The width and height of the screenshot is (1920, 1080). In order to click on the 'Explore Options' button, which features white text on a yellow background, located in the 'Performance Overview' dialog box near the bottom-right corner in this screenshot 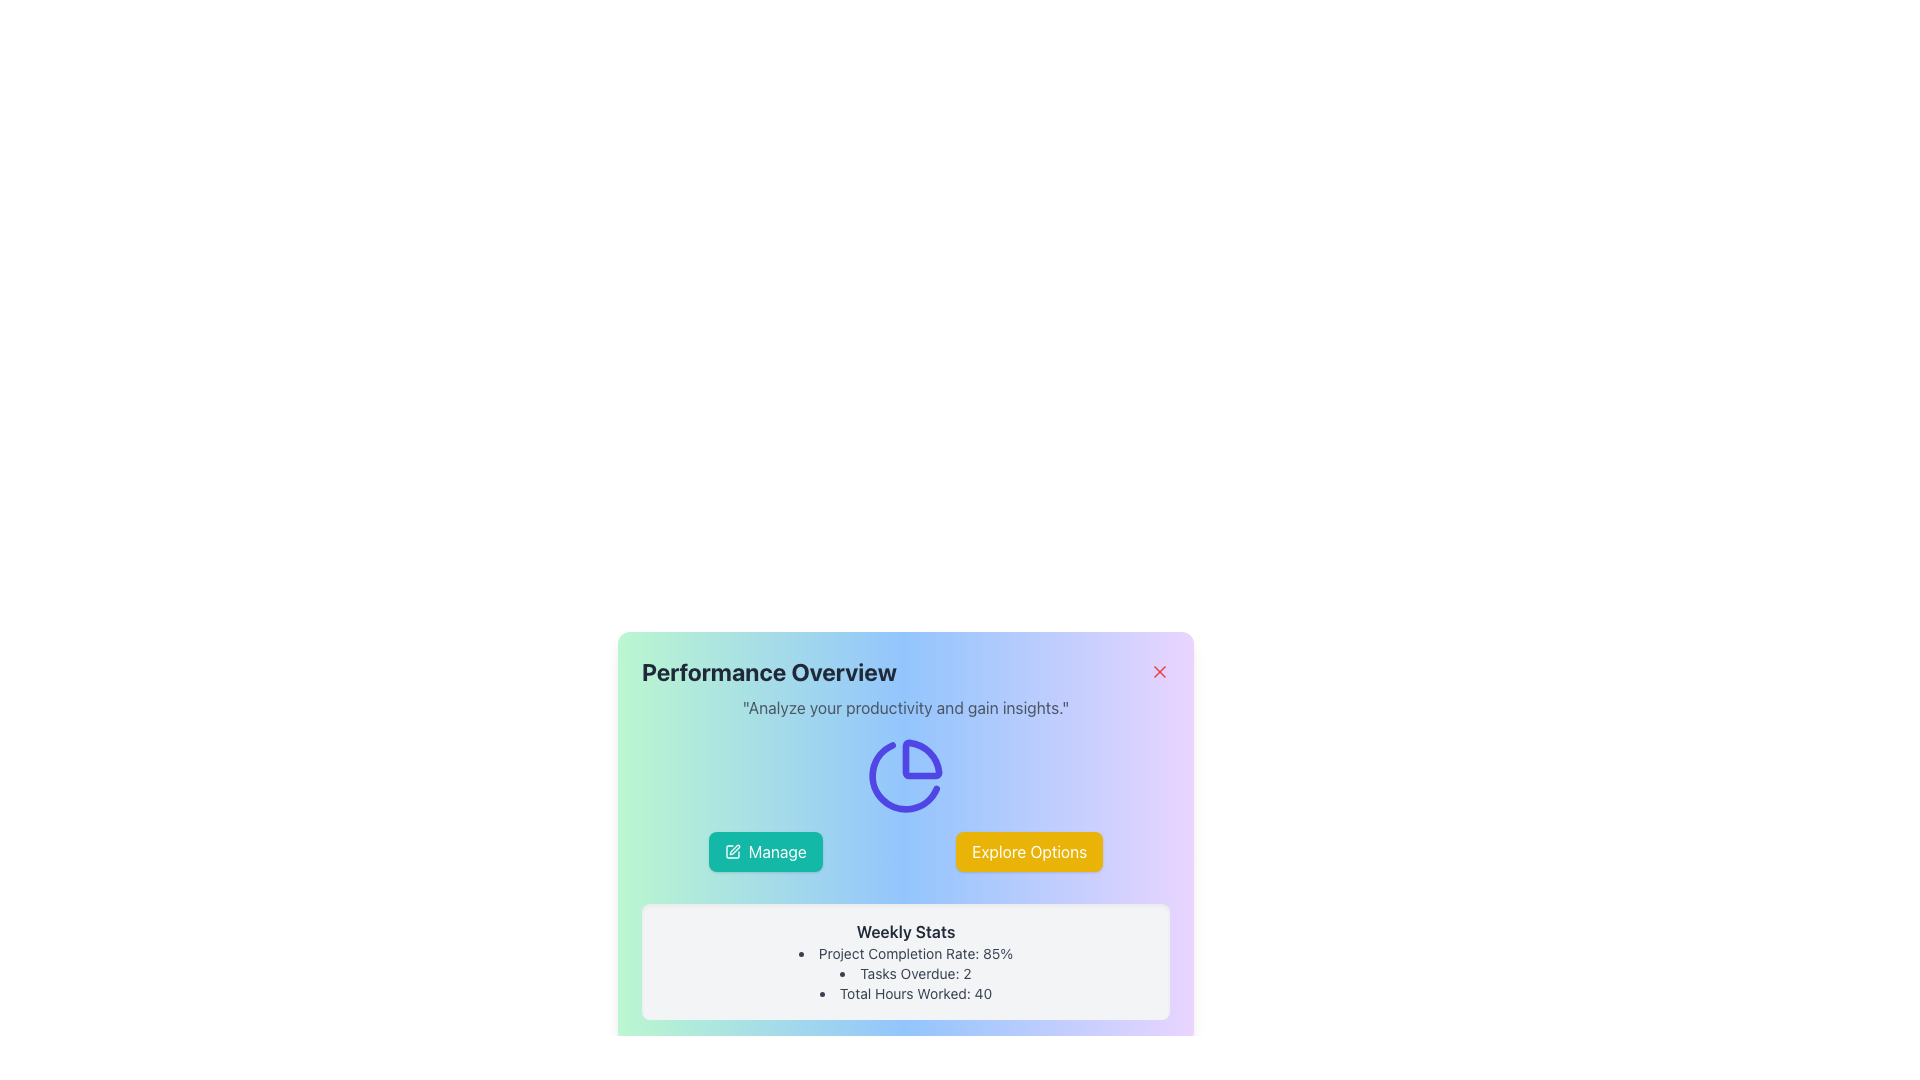, I will do `click(1029, 852)`.